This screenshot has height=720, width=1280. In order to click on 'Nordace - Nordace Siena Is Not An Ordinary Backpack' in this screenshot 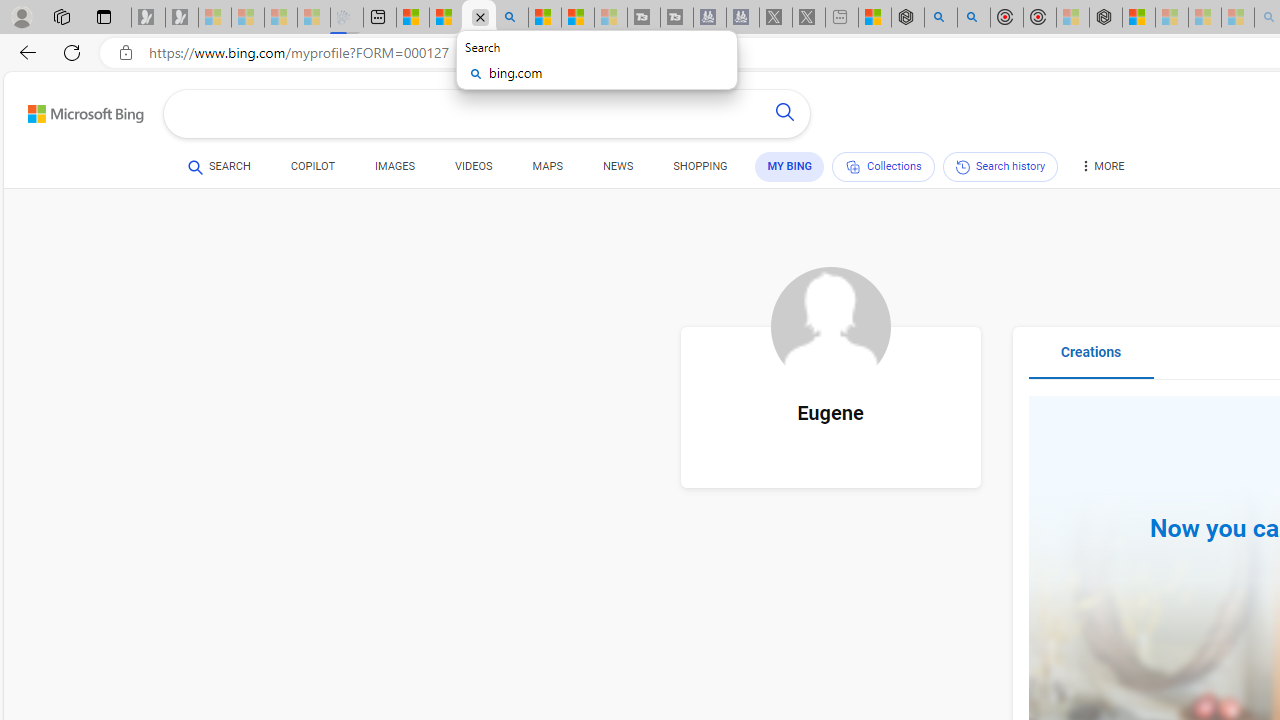, I will do `click(1105, 17)`.